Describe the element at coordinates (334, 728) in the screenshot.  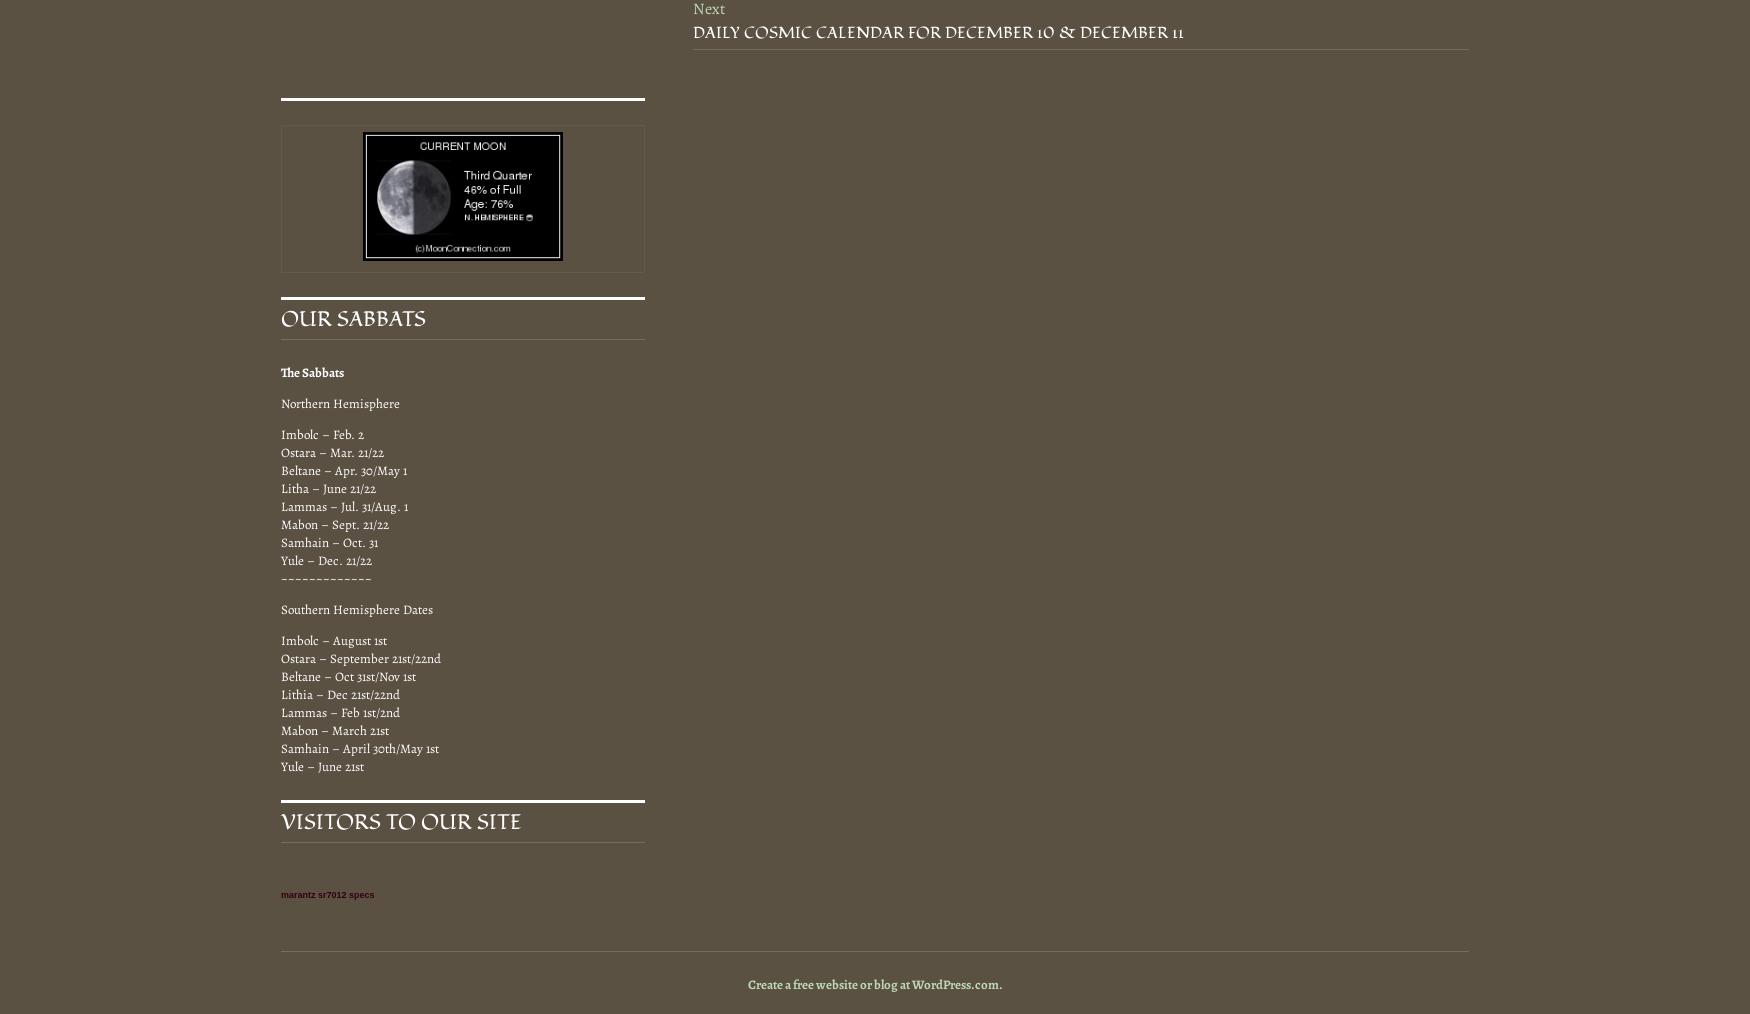
I see `'Mabon – March 21st'` at that location.